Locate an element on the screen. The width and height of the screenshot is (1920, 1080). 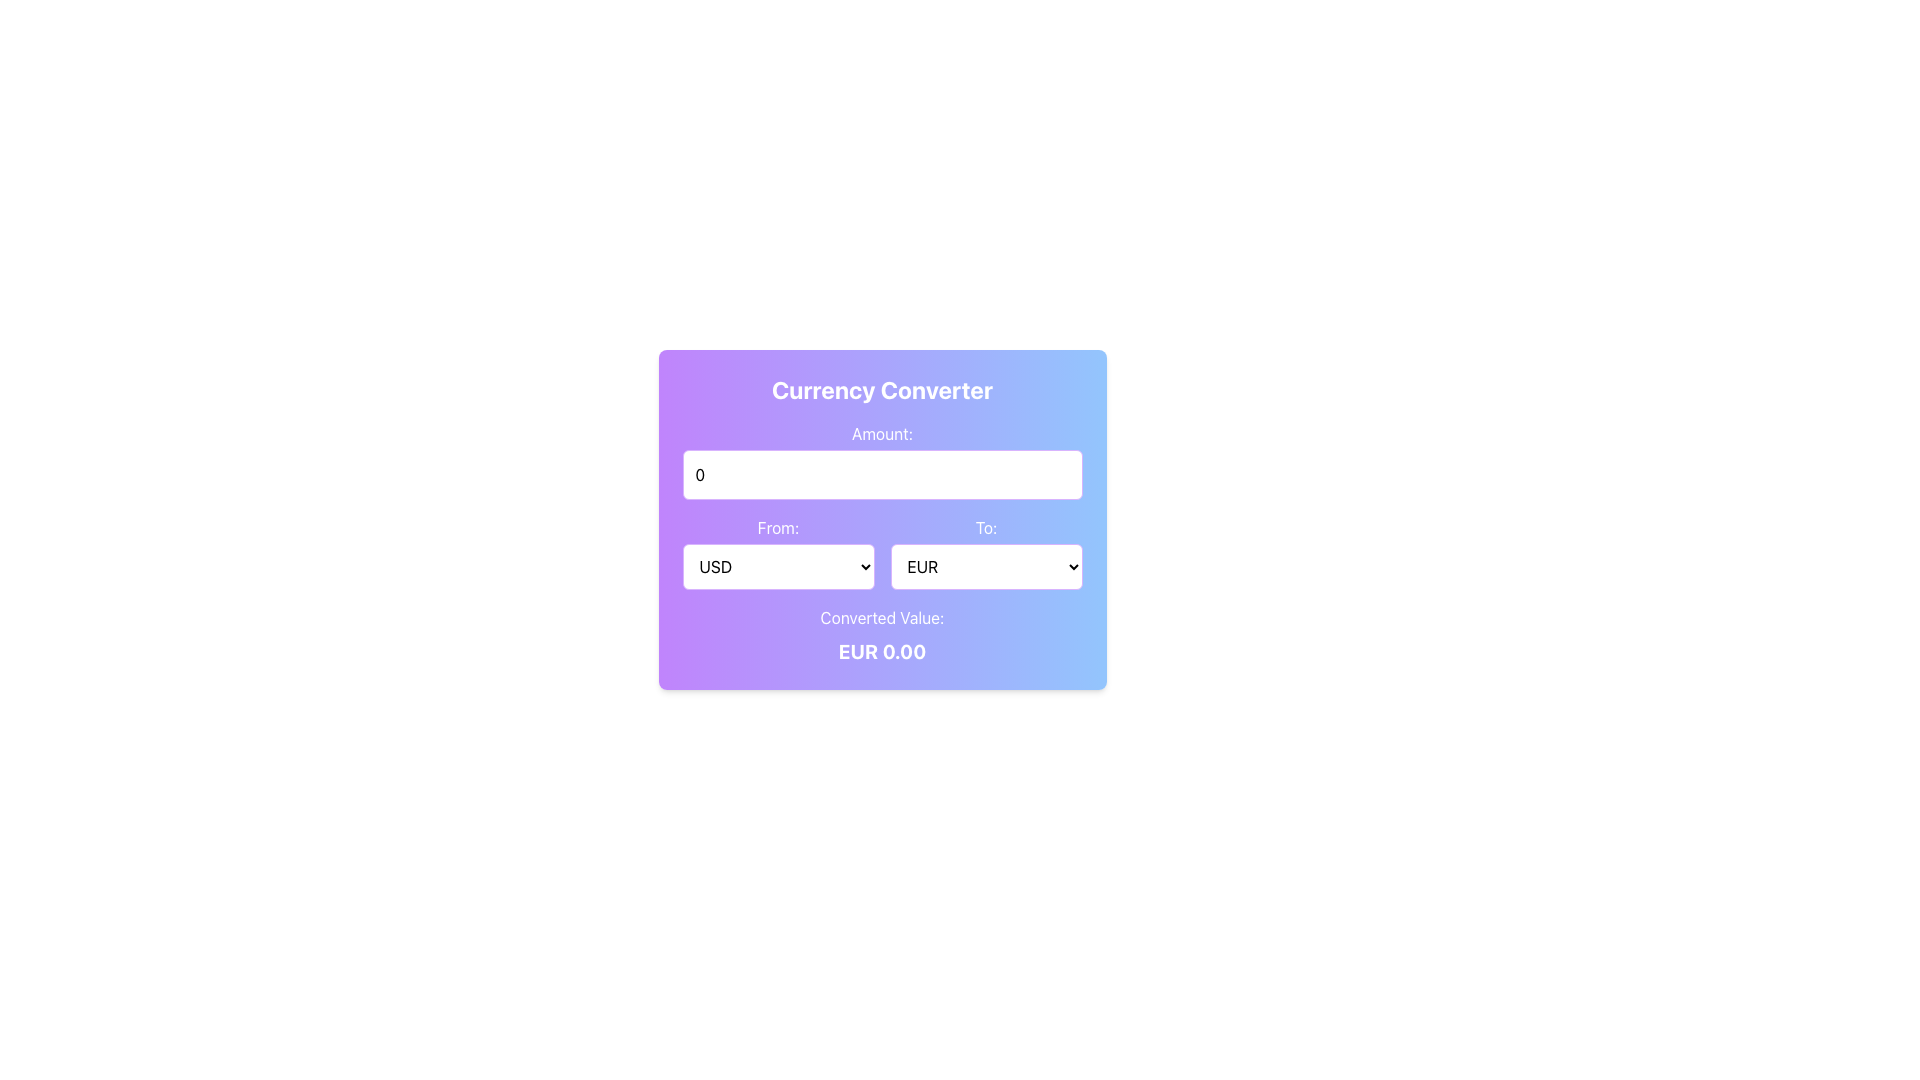
the Static Text Label displaying 'Converted Value:' which is centered above the output value 'EUR 0.00' is located at coordinates (881, 616).